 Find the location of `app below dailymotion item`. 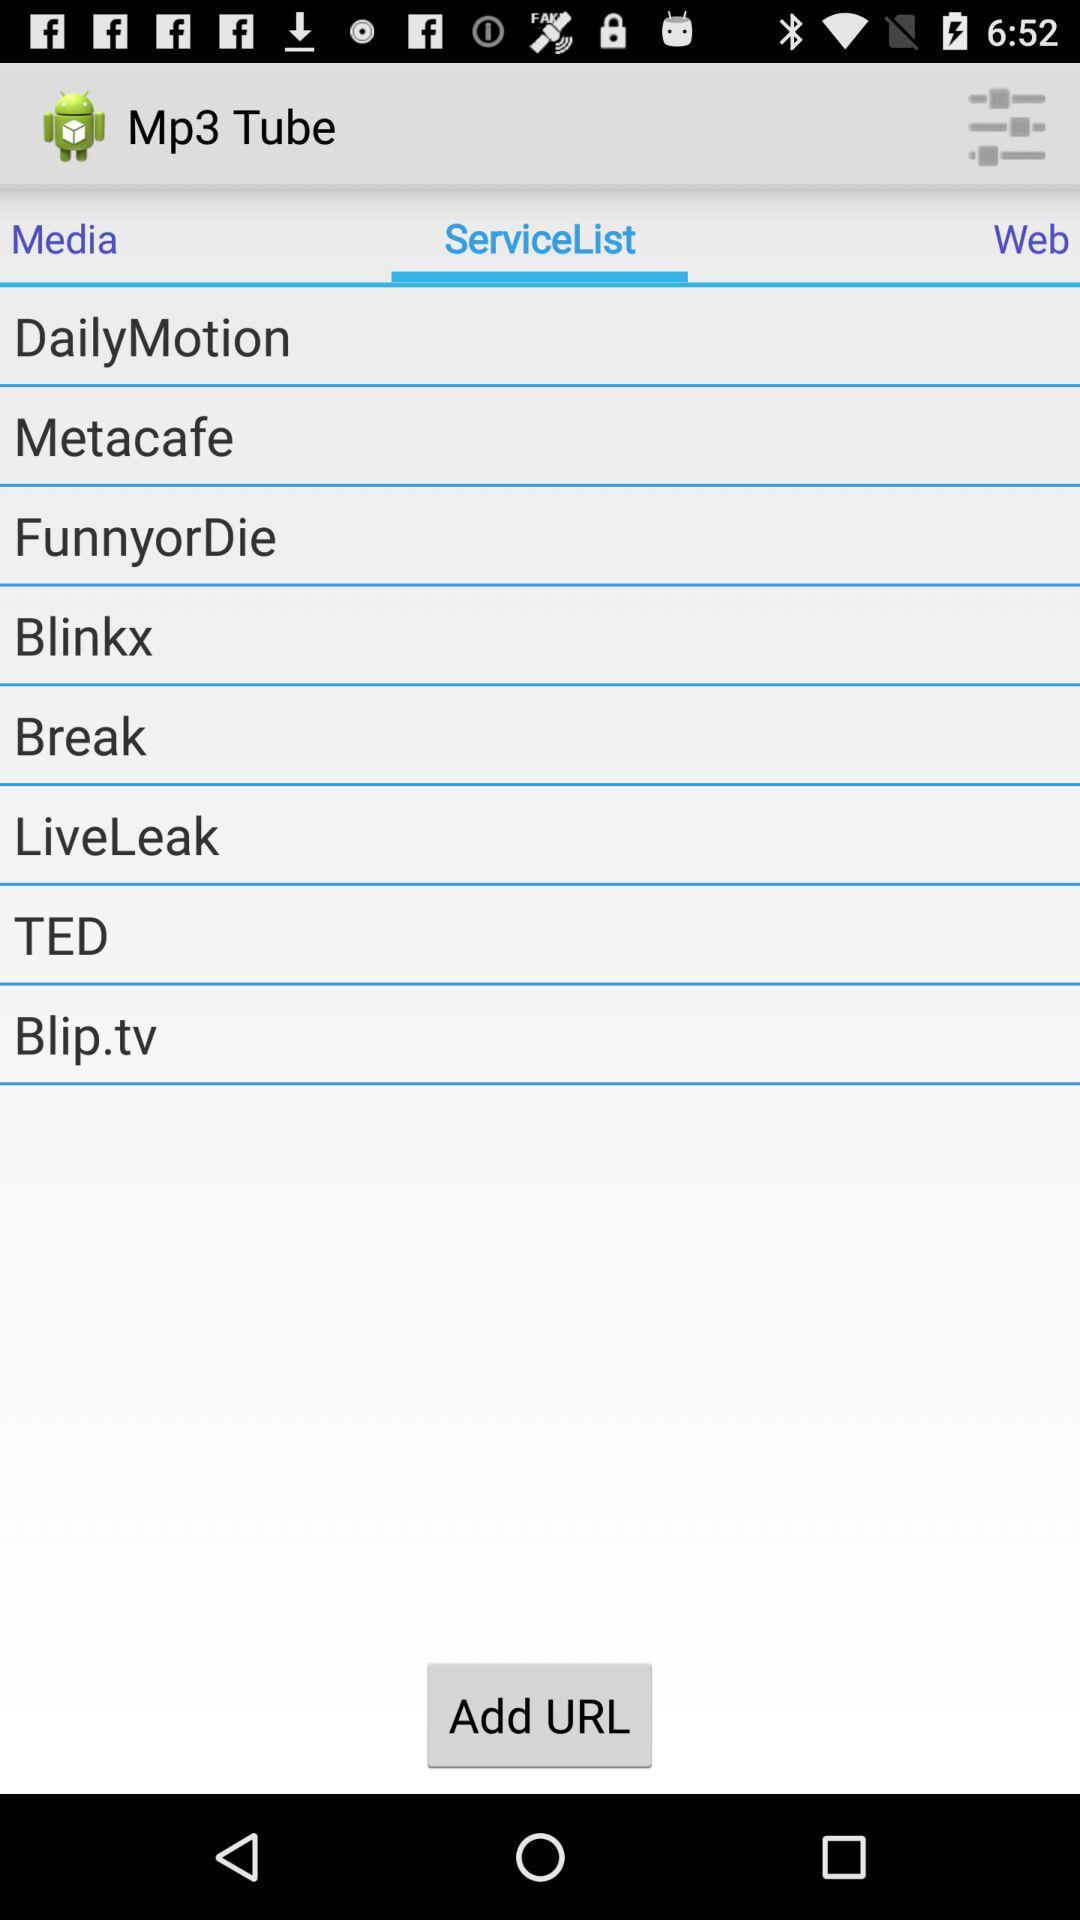

app below dailymotion item is located at coordinates (546, 434).